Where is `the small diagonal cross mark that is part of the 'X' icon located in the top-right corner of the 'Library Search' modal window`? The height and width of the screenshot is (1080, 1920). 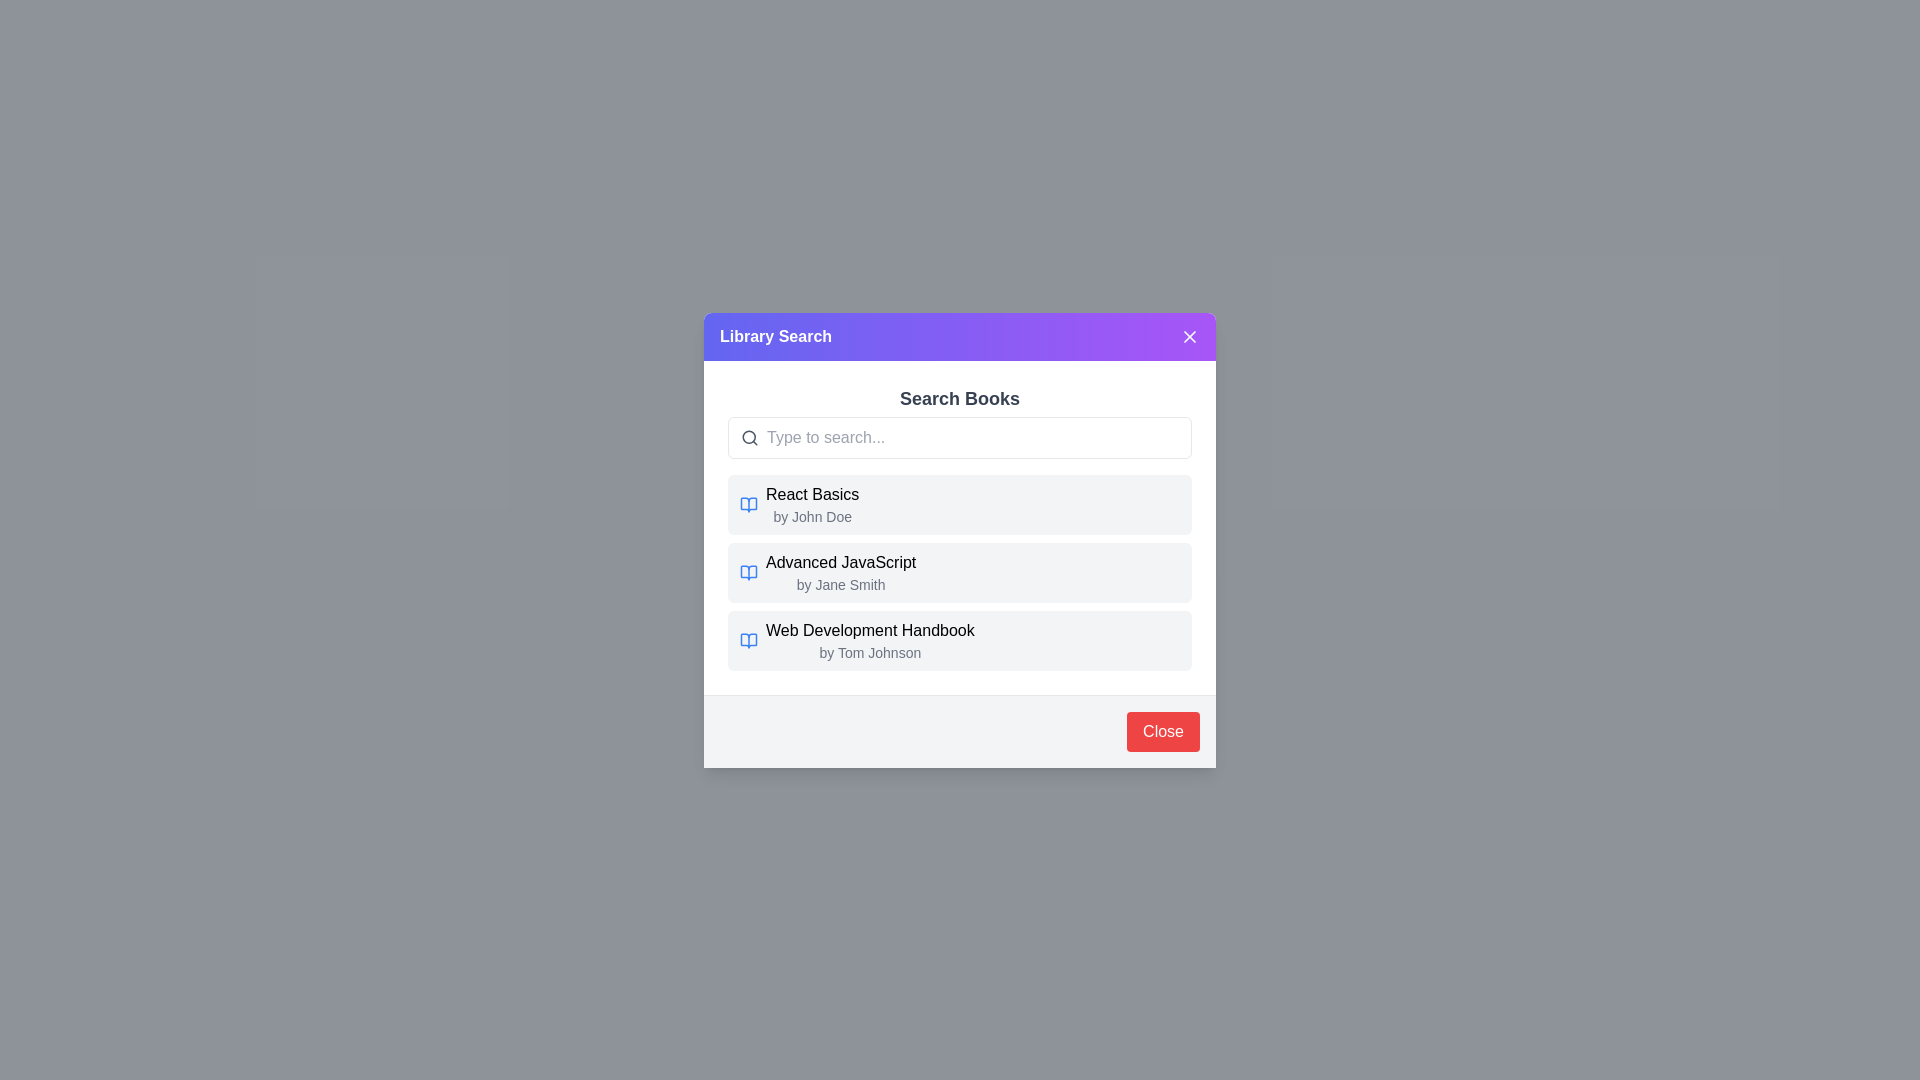
the small diagonal cross mark that is part of the 'X' icon located in the top-right corner of the 'Library Search' modal window is located at coordinates (1190, 334).